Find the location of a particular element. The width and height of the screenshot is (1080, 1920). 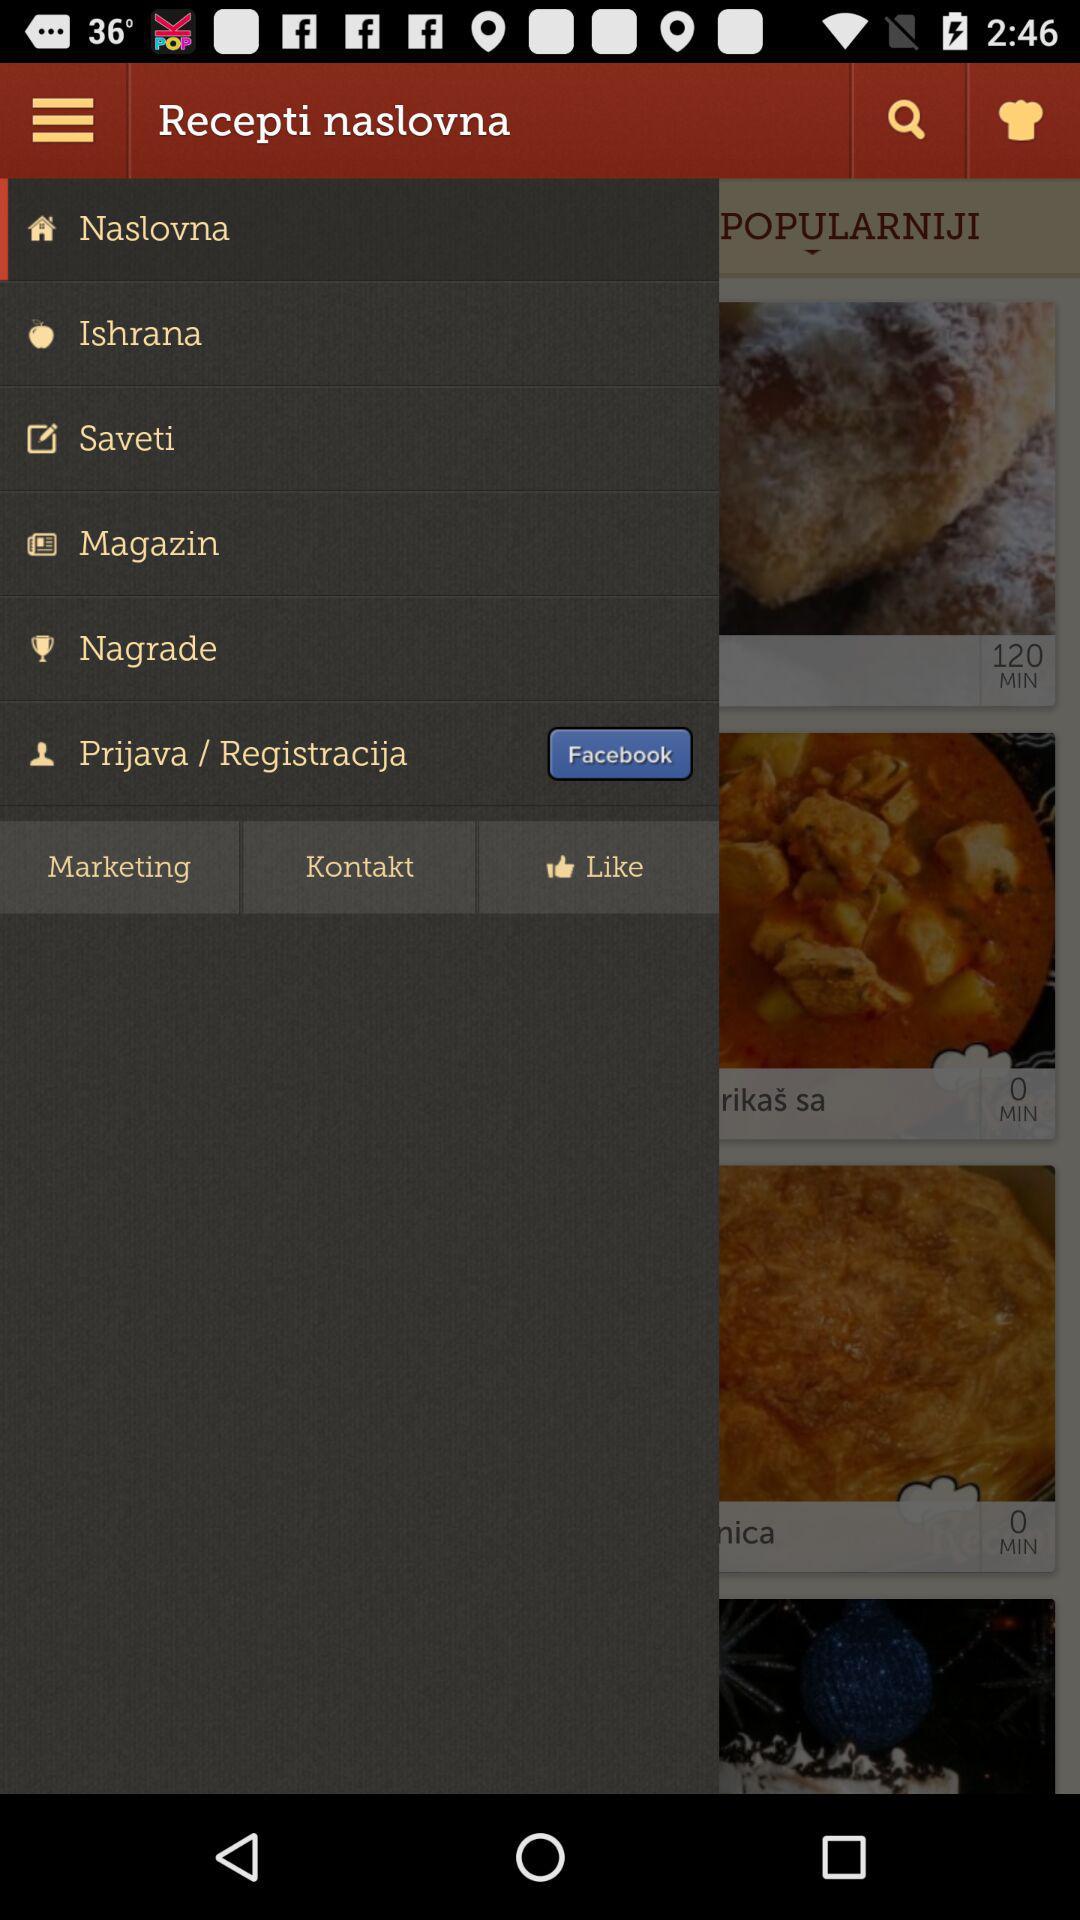

menu option is located at coordinates (64, 119).